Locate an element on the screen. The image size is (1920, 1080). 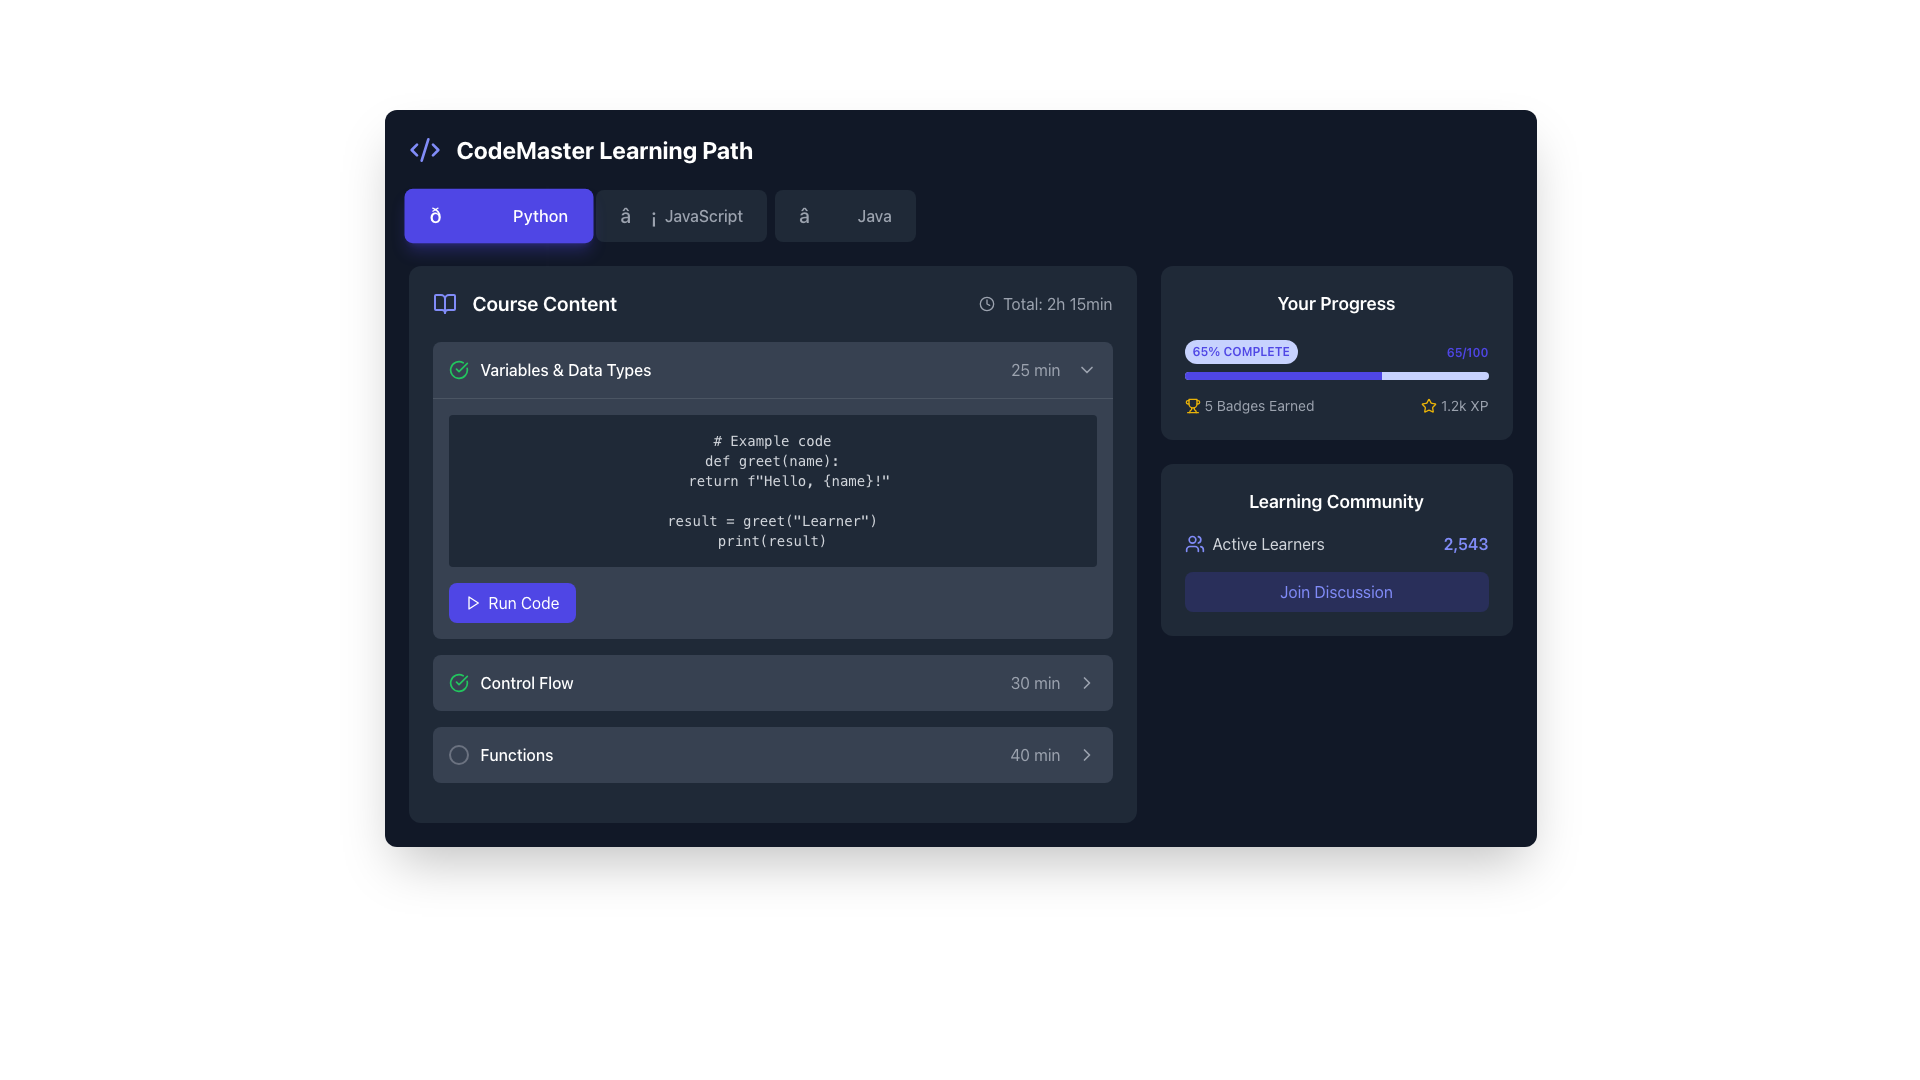
static text displaying the numeric metric of active learners, which is positioned to the far right of the 'Active Learners' section and follows the descriptive text is located at coordinates (1466, 543).